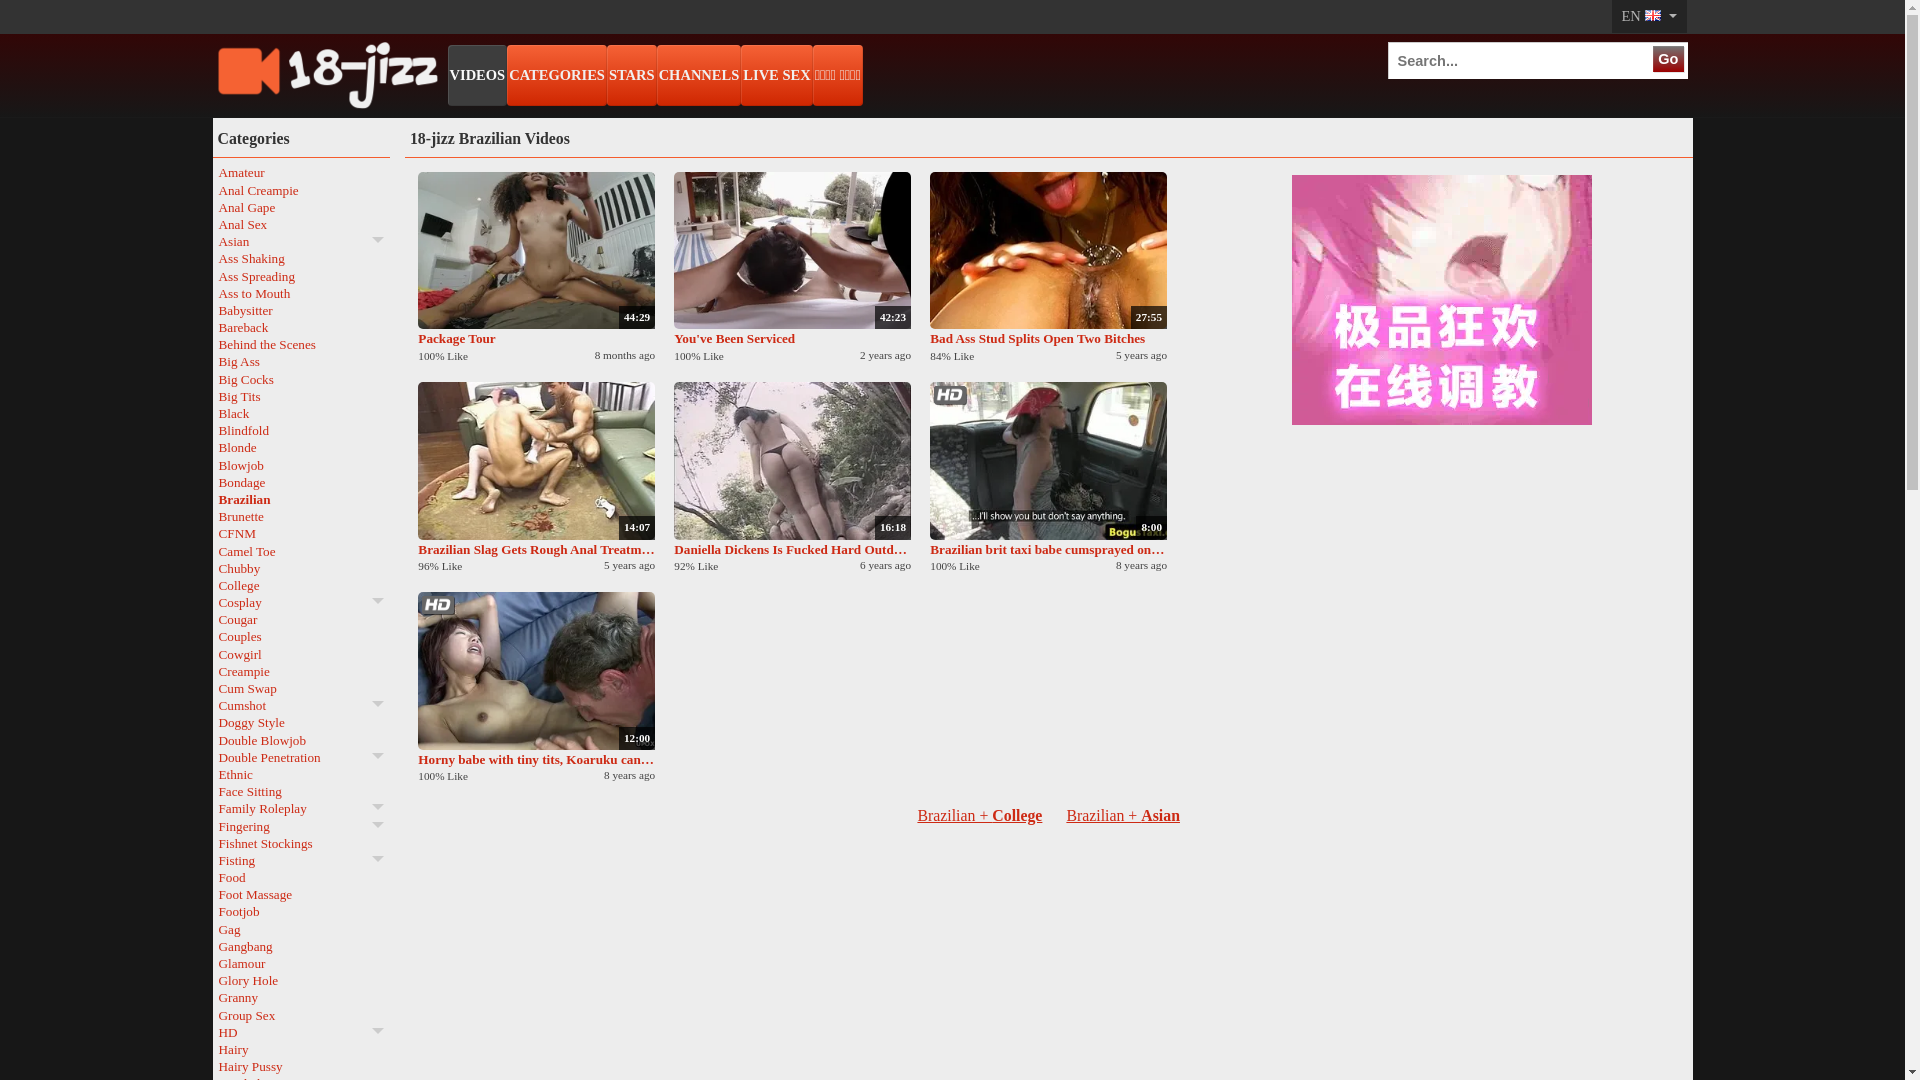 The height and width of the screenshot is (1080, 1920). What do you see at coordinates (217, 293) in the screenshot?
I see `'Ass to Mouth'` at bounding box center [217, 293].